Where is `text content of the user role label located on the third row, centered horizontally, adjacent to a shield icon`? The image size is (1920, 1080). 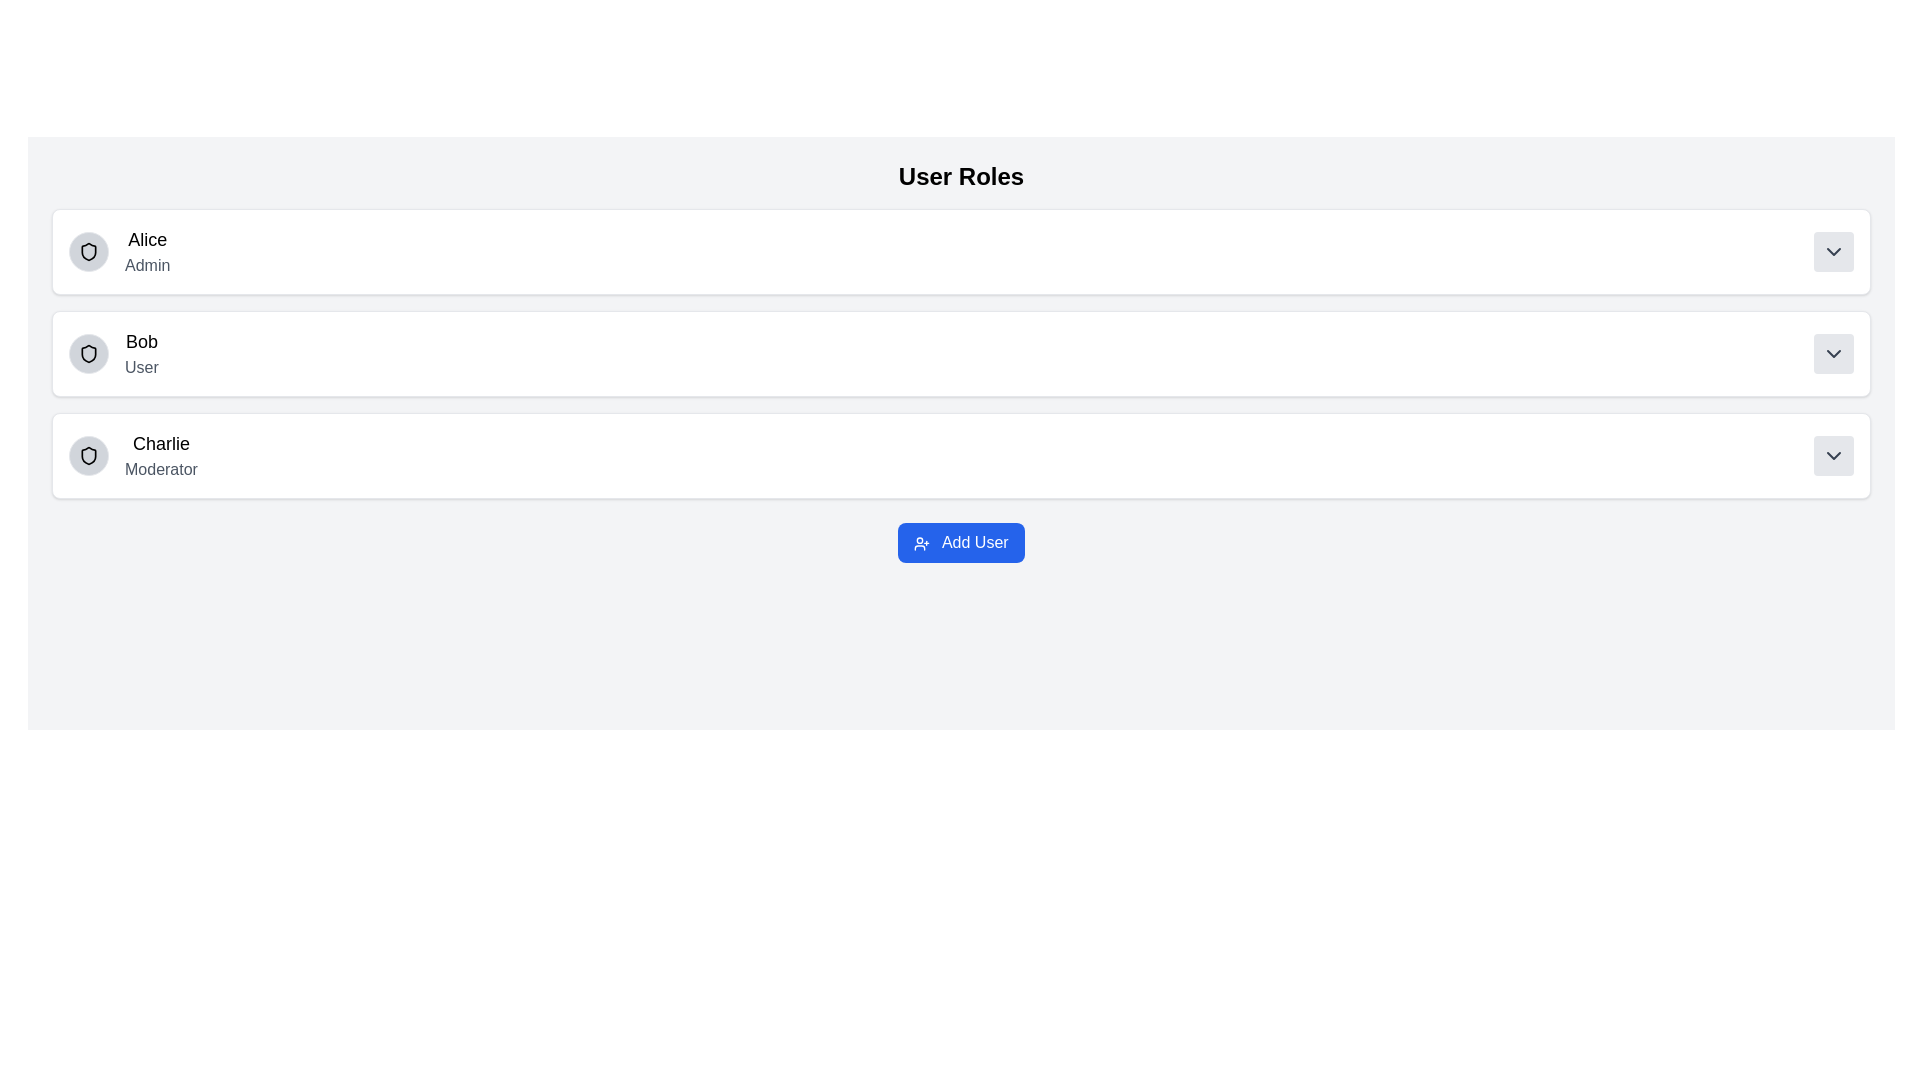
text content of the user role label located on the third row, centered horizontally, adjacent to a shield icon is located at coordinates (161, 455).